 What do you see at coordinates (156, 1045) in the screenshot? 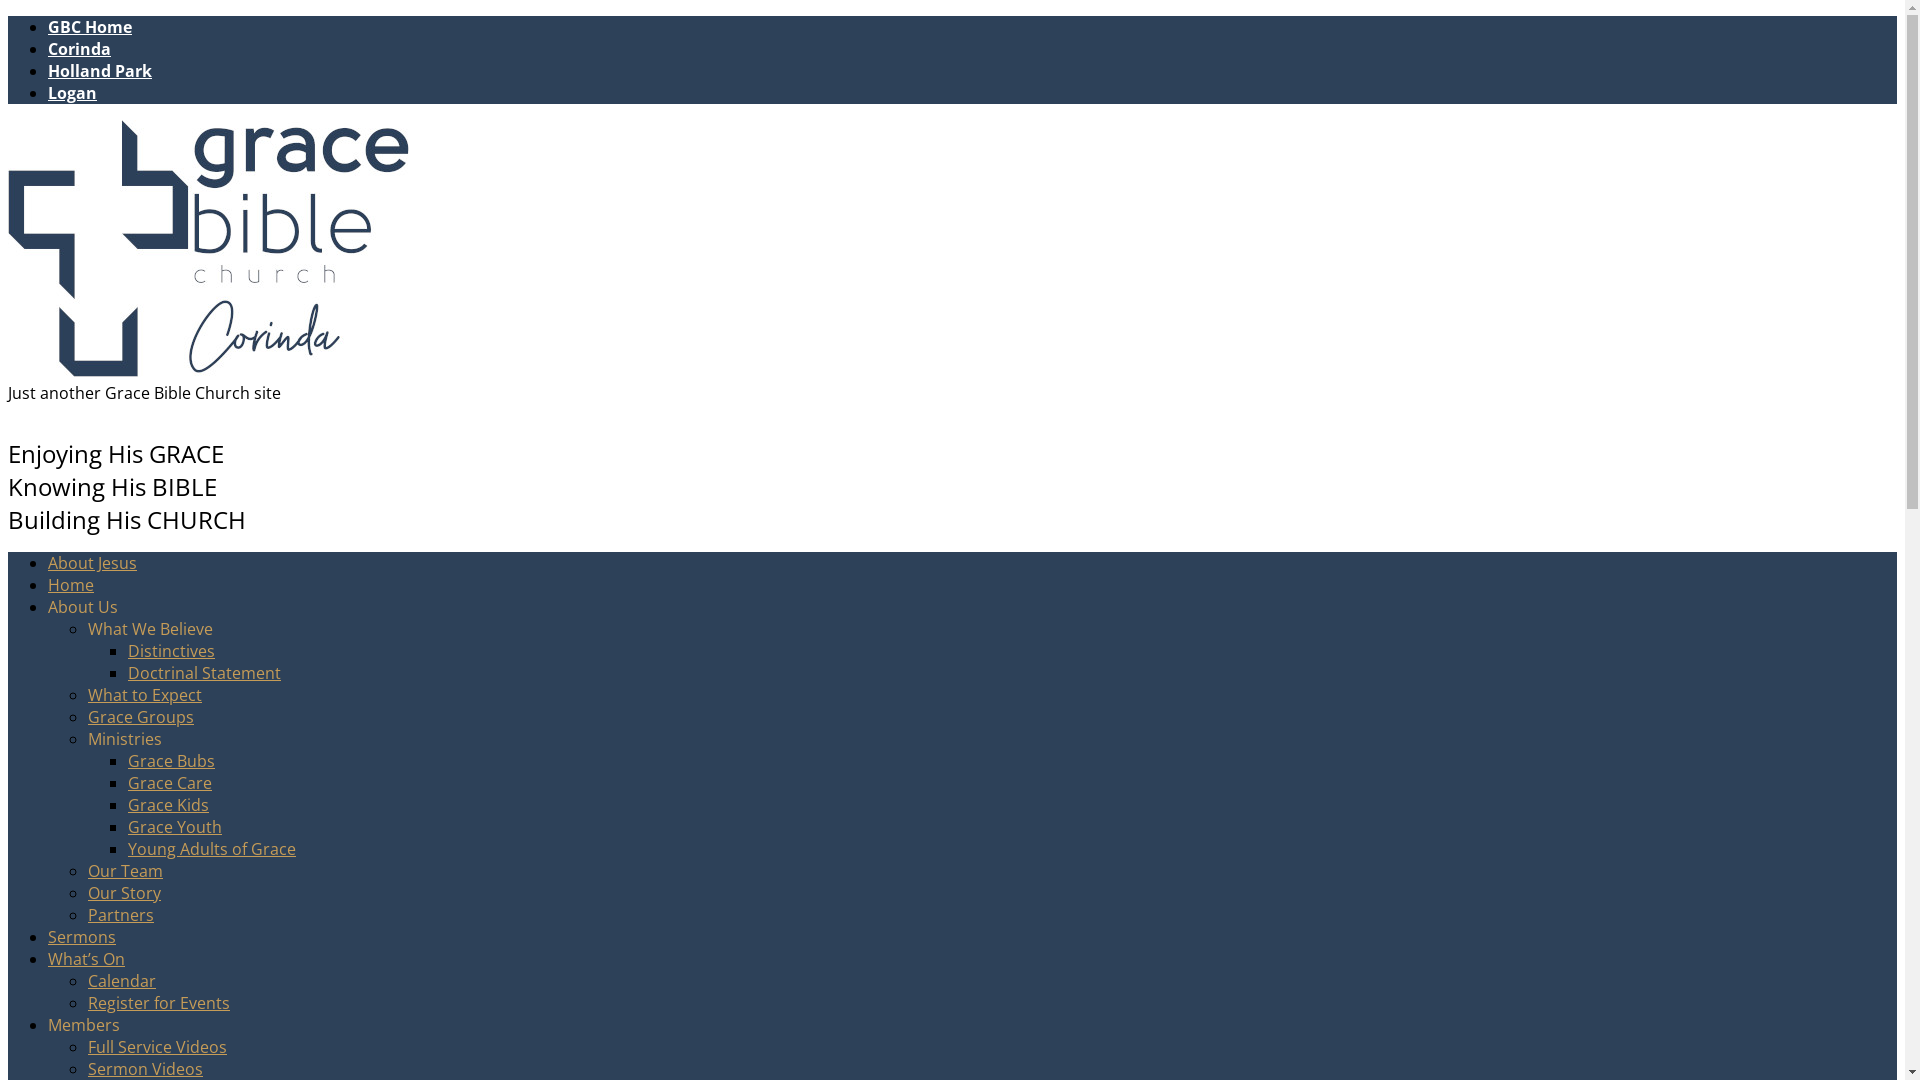
I see `'Full Service Videos'` at bounding box center [156, 1045].